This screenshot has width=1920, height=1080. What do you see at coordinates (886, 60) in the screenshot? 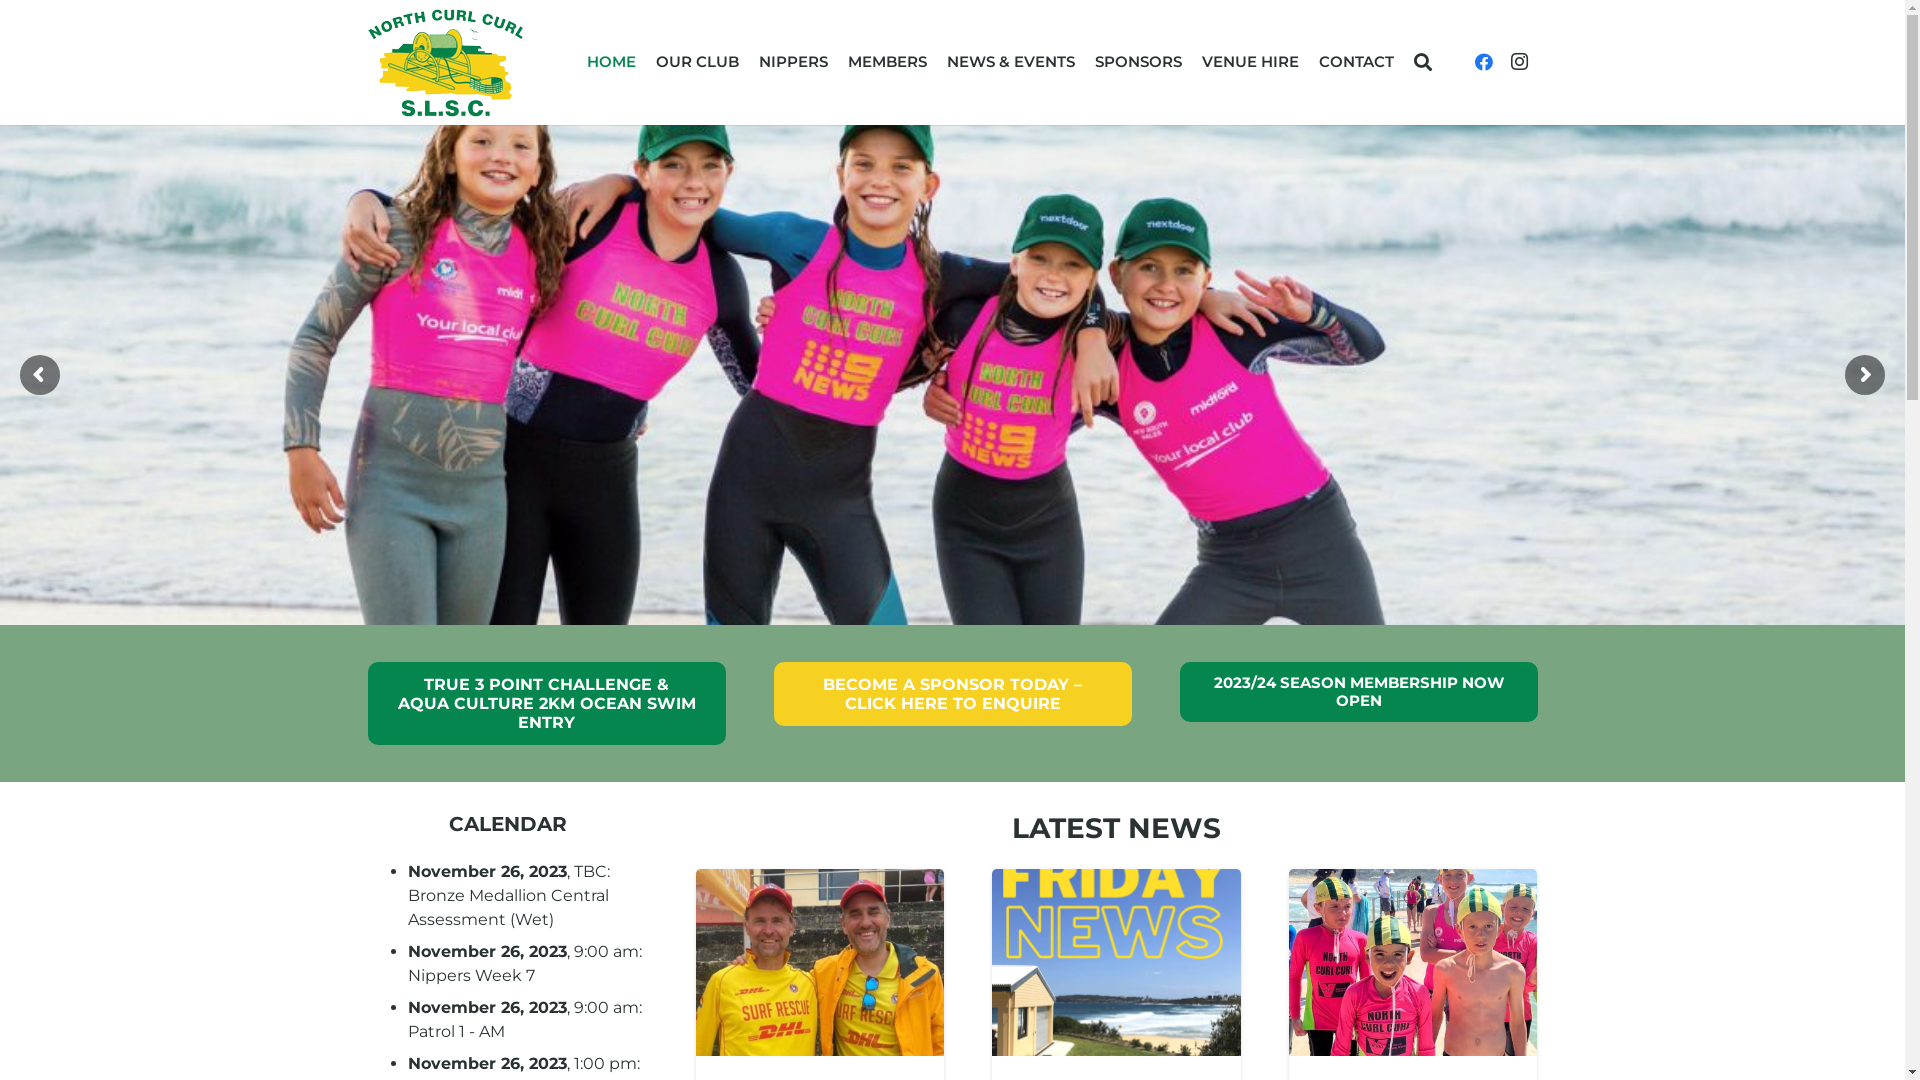
I see `'MEMBERS'` at bounding box center [886, 60].